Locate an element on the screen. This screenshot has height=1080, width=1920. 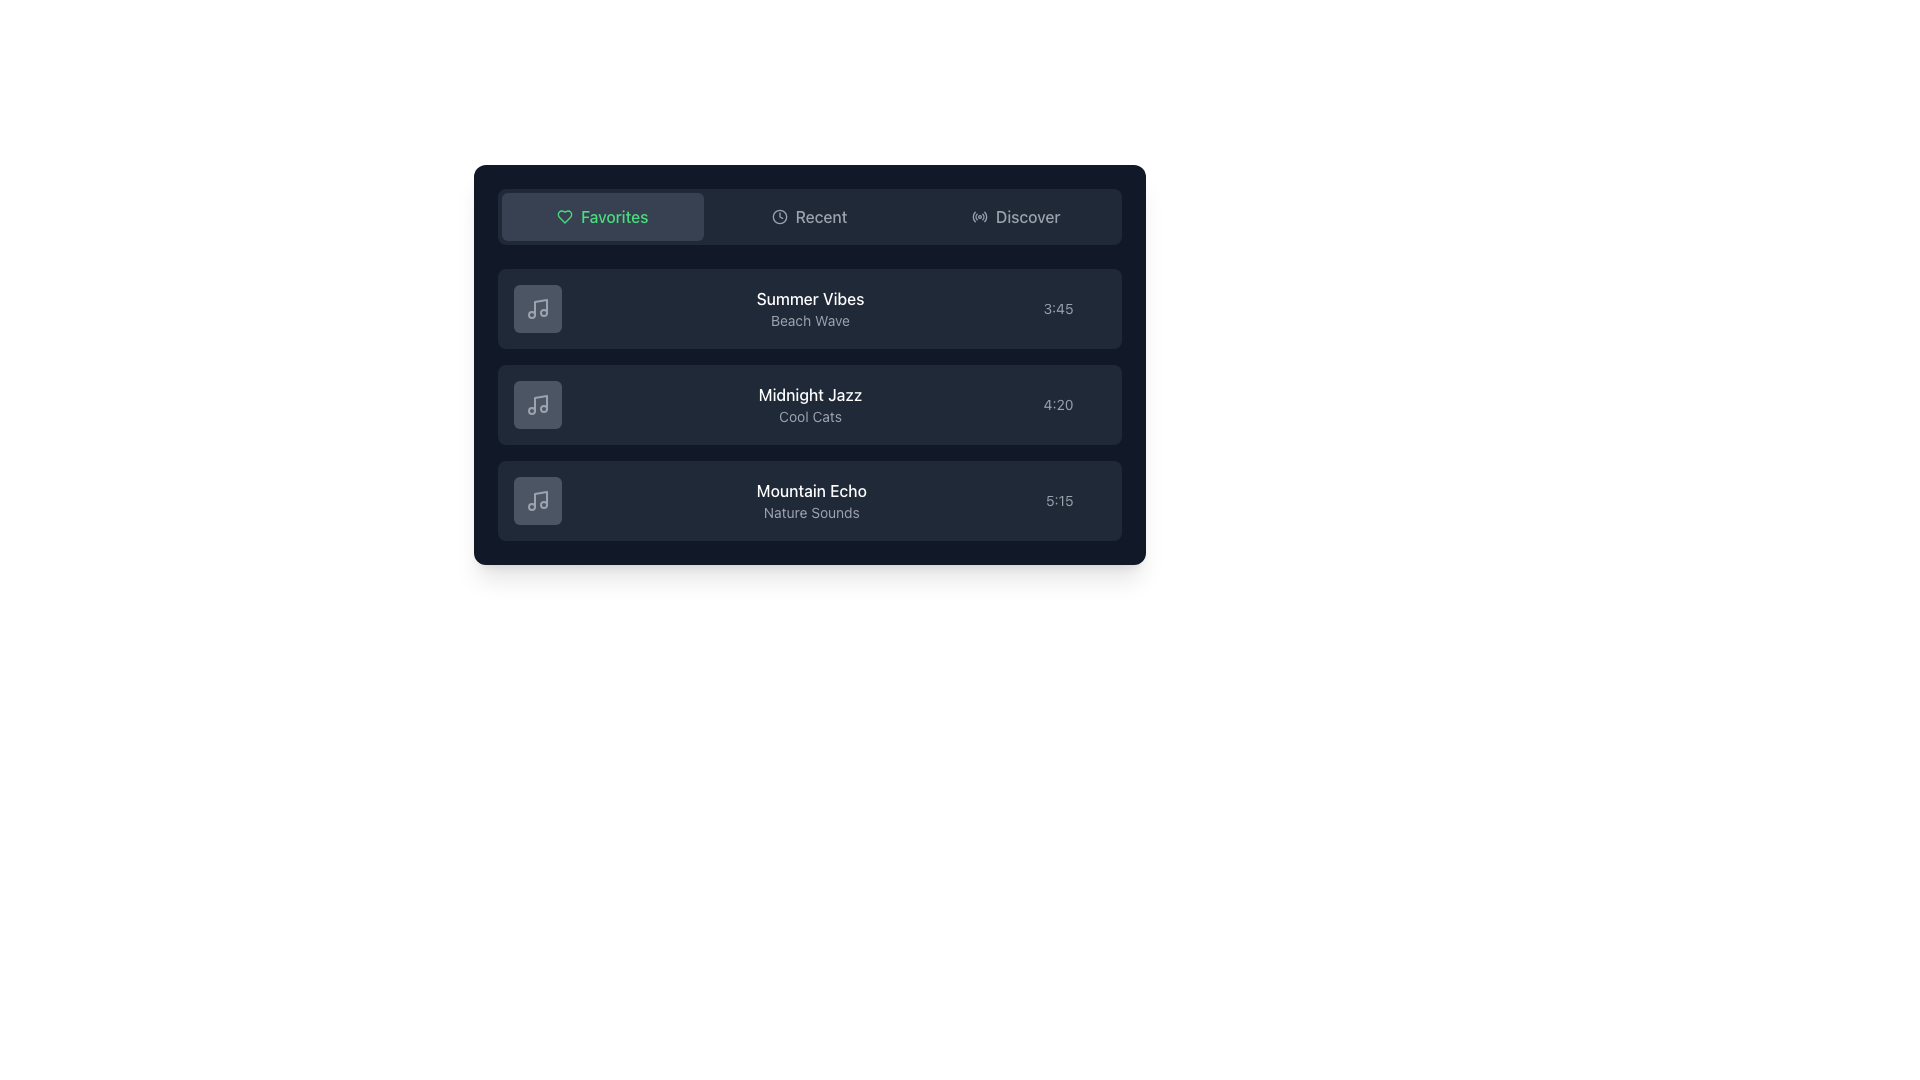
the text label displaying the song title 'Mountain Echo' and genre 'Nature Sounds', which is the third entry in the vertical list of items is located at coordinates (811, 500).